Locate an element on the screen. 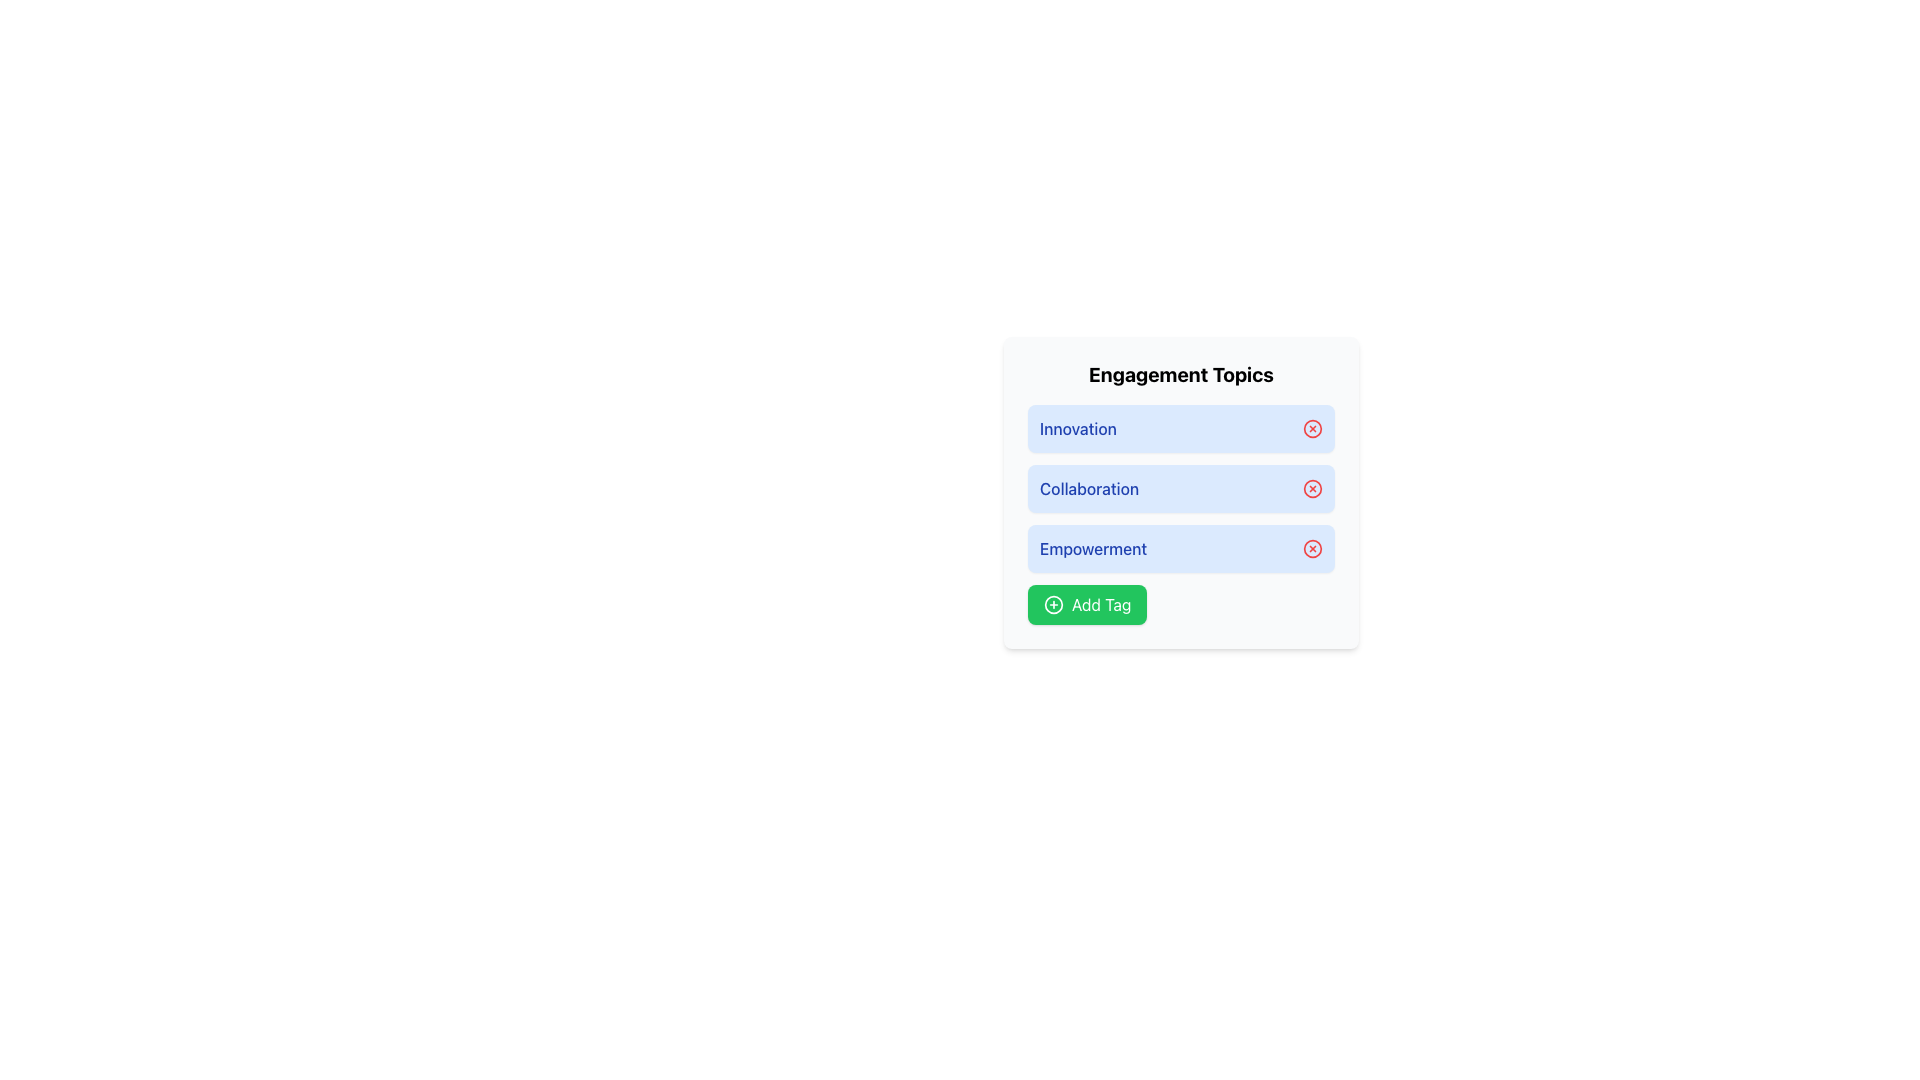  the circular button-like graphical icon located in the bottom-right corner of the 'Empowerment' row under 'Engagement Topics' is located at coordinates (1313, 548).